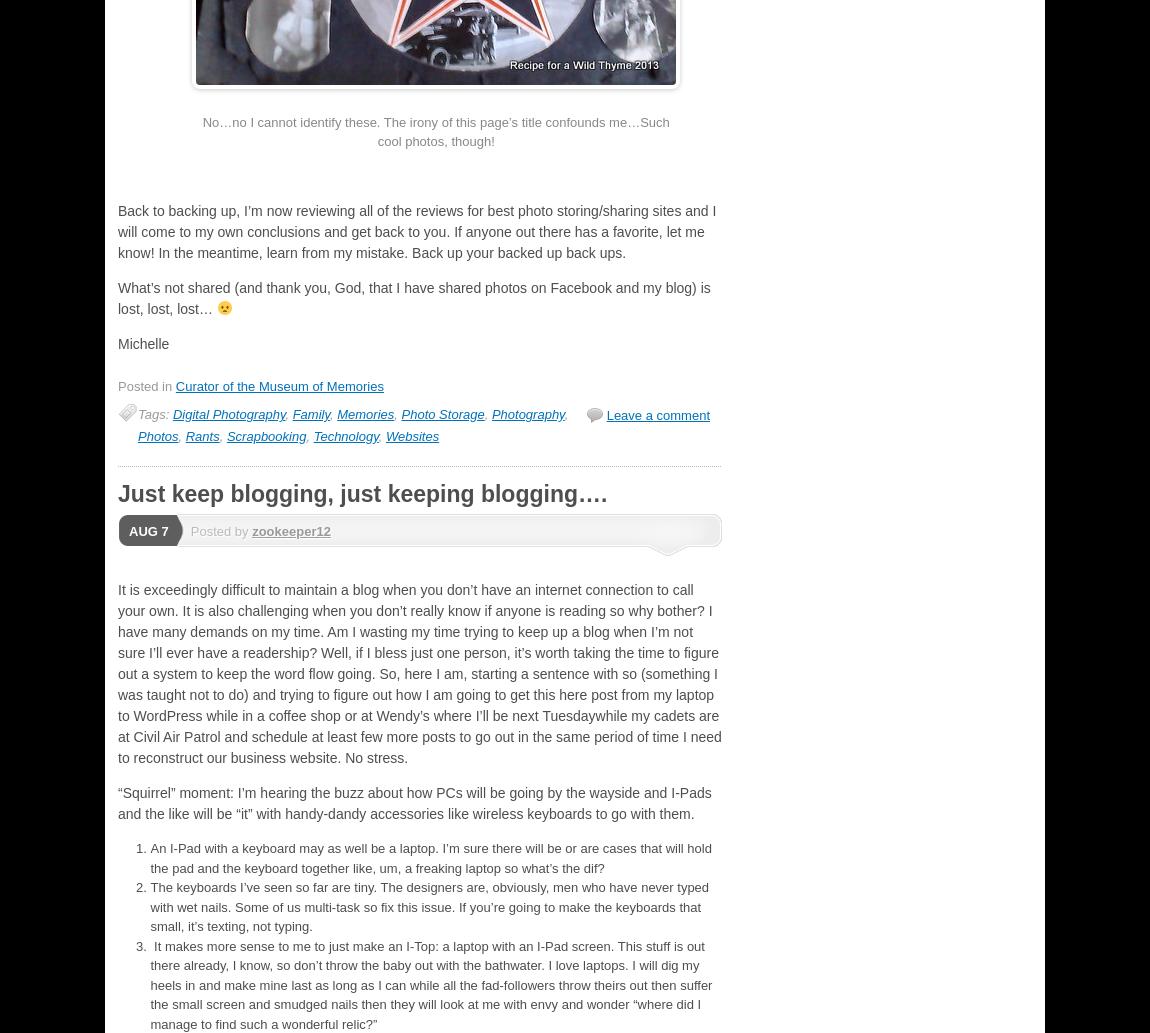 The image size is (1150, 1033). Describe the element at coordinates (157, 436) in the screenshot. I see `'Photos'` at that location.